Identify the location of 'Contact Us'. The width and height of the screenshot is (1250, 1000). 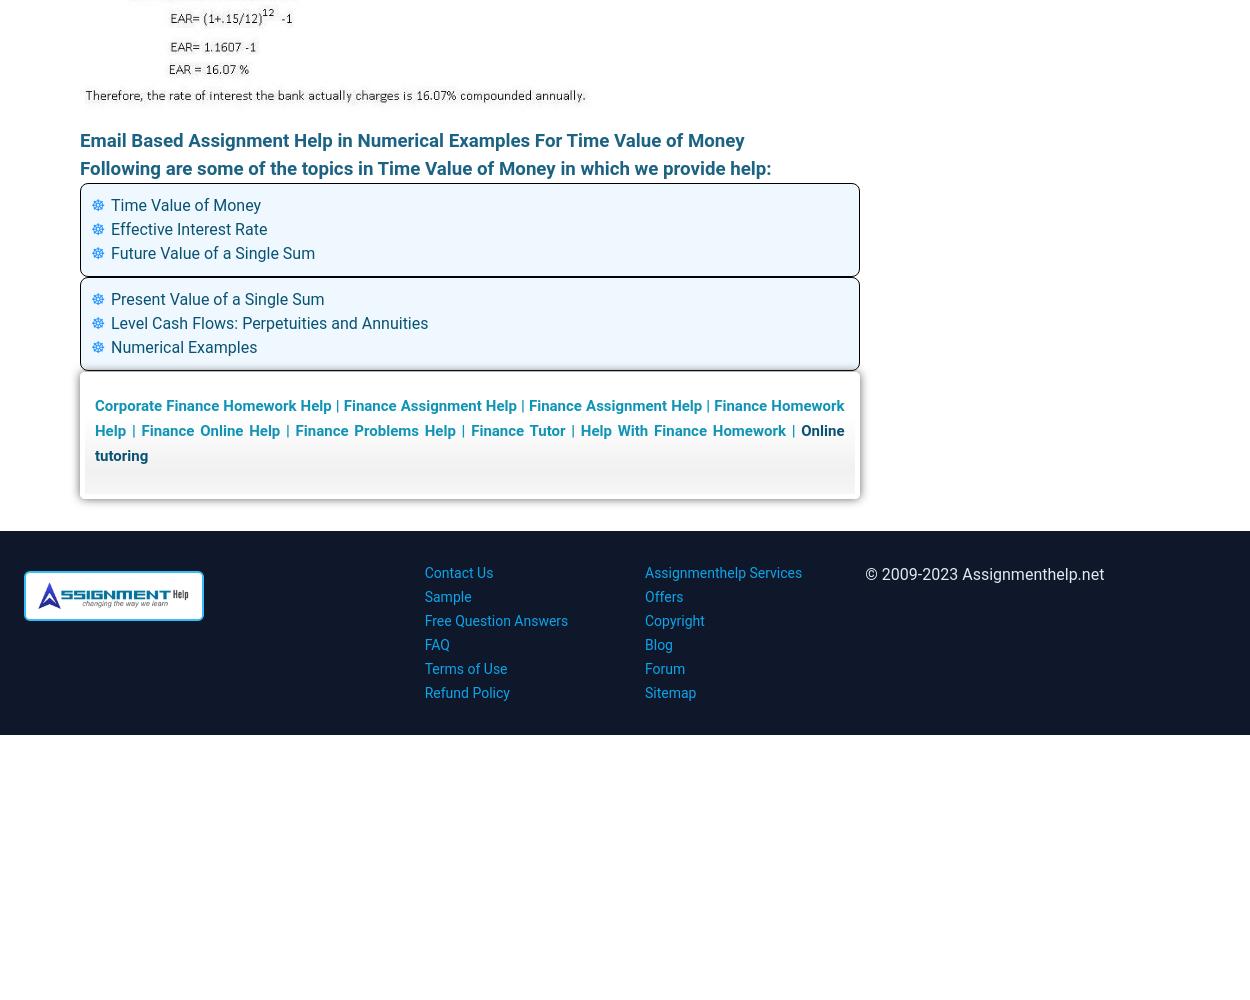
(457, 572).